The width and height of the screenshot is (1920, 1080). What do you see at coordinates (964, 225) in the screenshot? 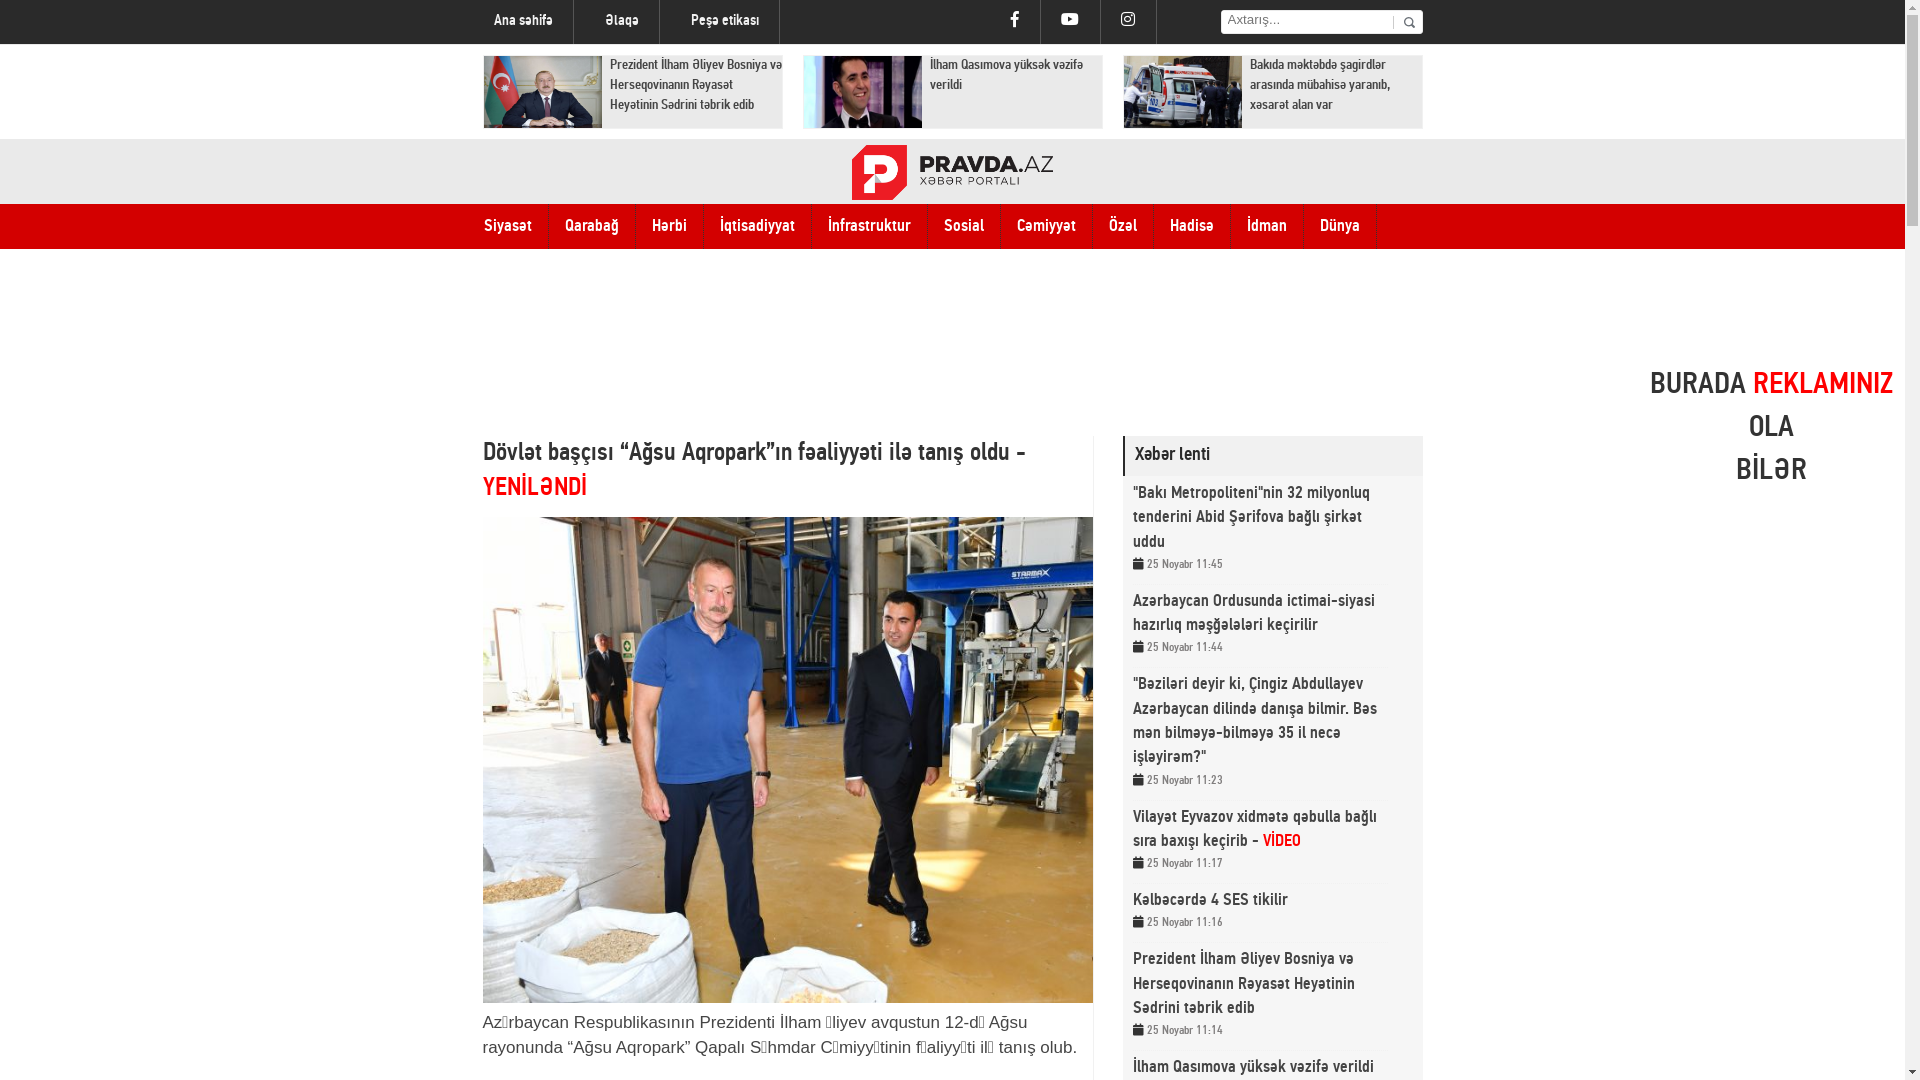
I see `'Sosial'` at bounding box center [964, 225].